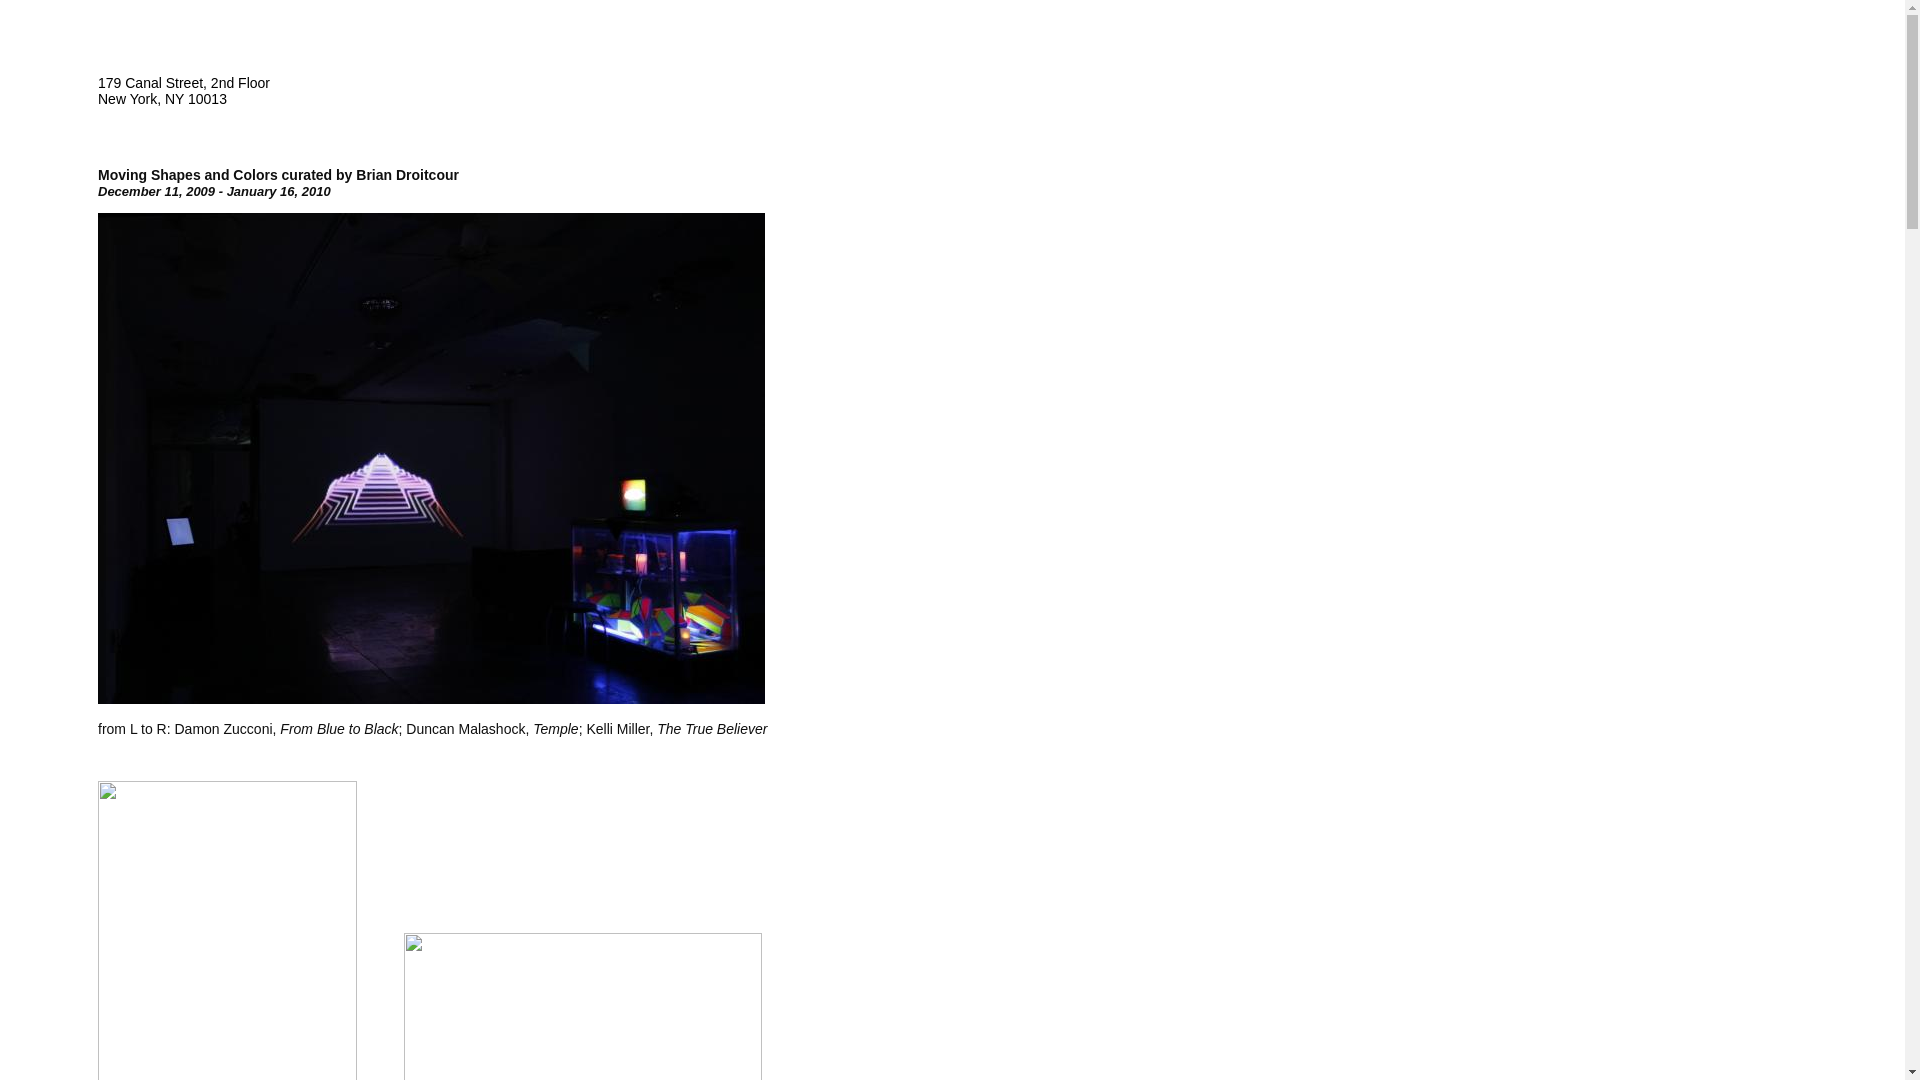 This screenshot has height=1080, width=1920. Describe the element at coordinates (183, 91) in the screenshot. I see `'179 Canal Street, 2nd Floor` at that location.